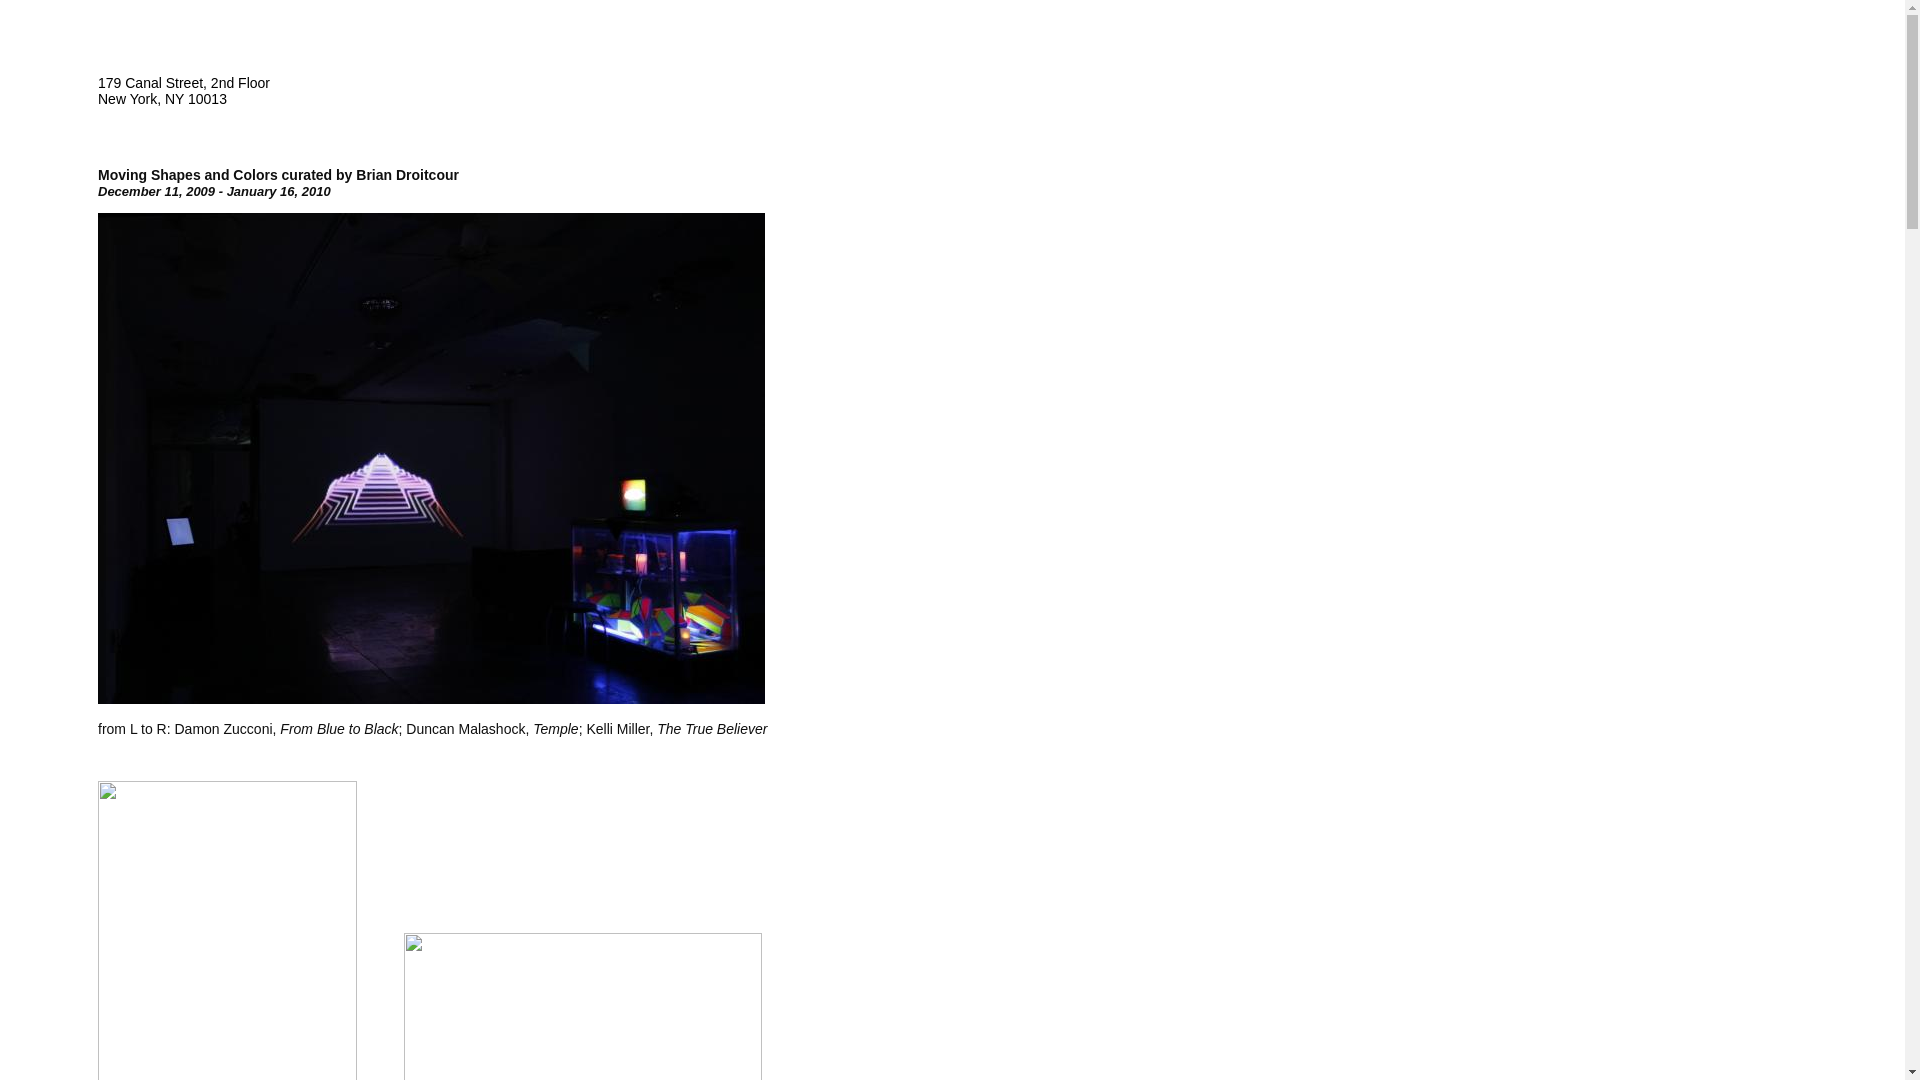 This screenshot has height=1080, width=1920. Describe the element at coordinates (183, 91) in the screenshot. I see `'179 Canal Street, 2nd Floor` at that location.